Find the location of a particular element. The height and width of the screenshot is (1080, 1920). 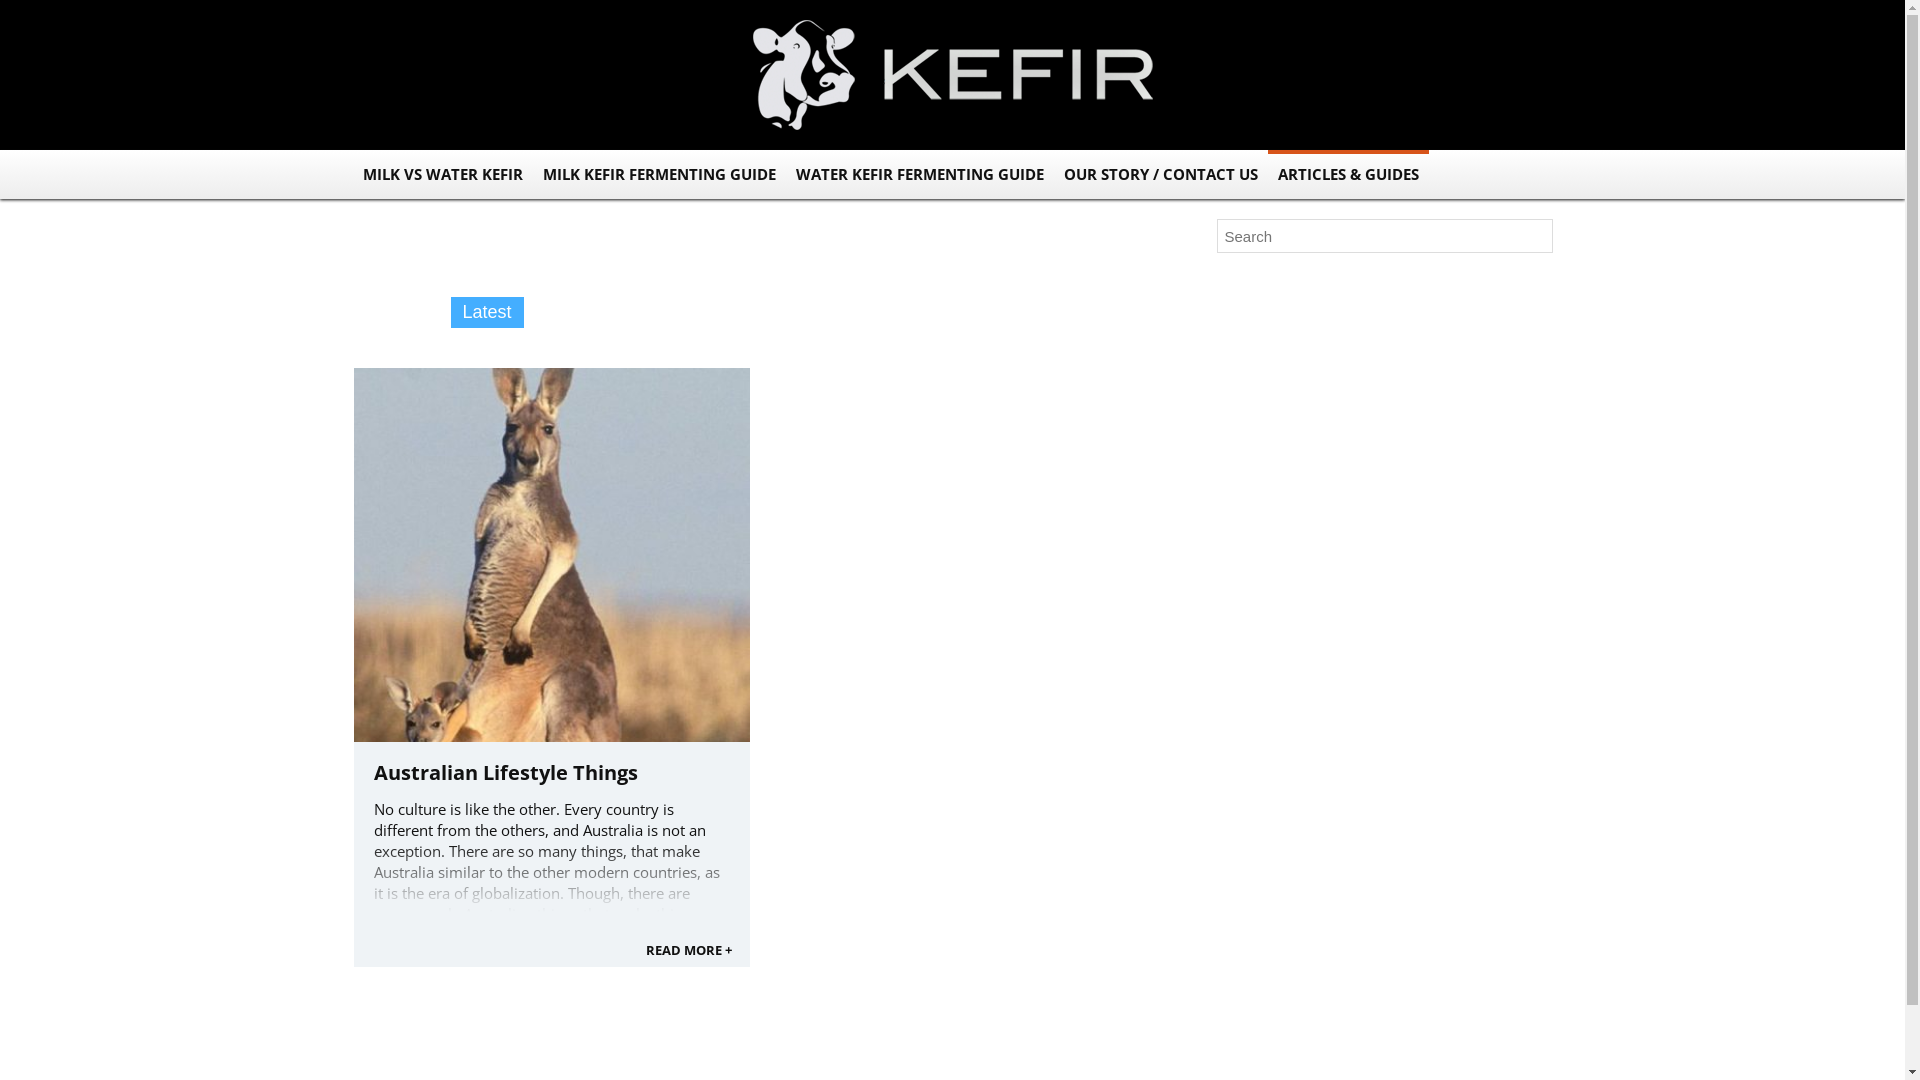

'READ MORE +' is located at coordinates (689, 949).